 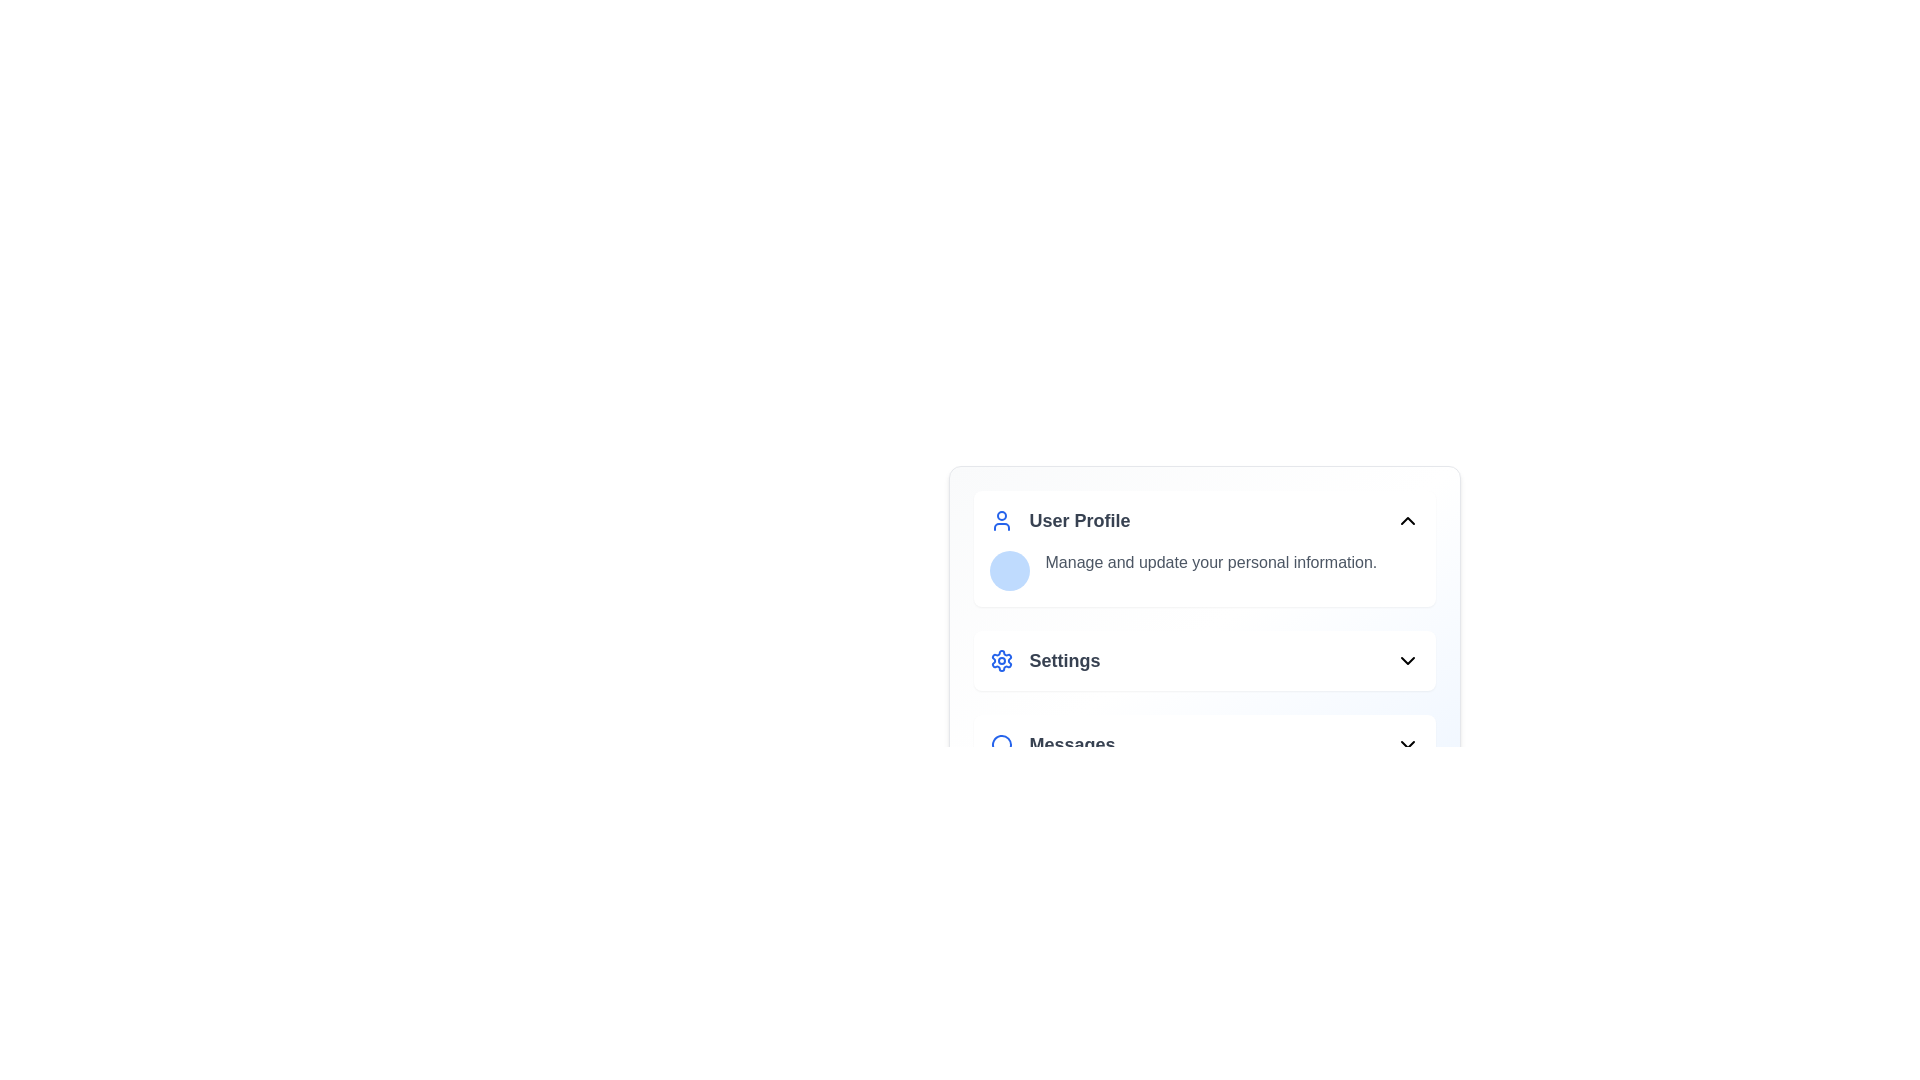 What do you see at coordinates (1203, 660) in the screenshot?
I see `the 'Settings' button` at bounding box center [1203, 660].